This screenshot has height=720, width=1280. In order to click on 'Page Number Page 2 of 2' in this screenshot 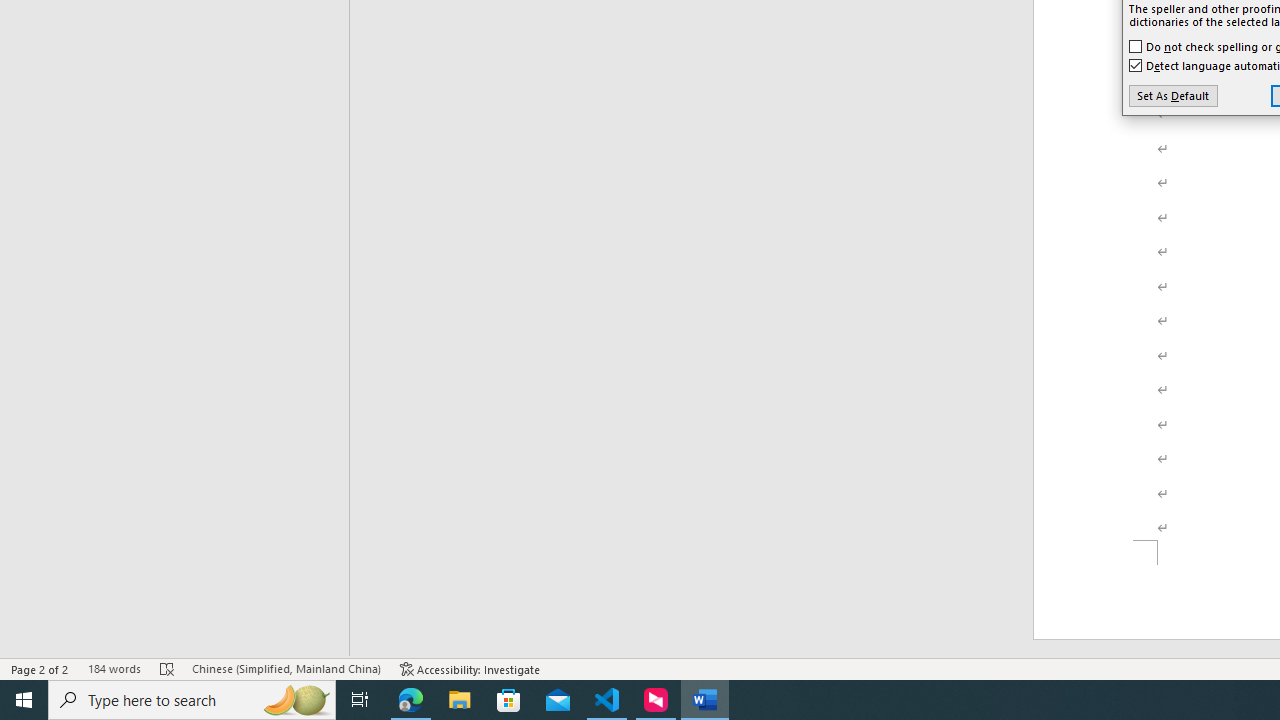, I will do `click(40, 669)`.